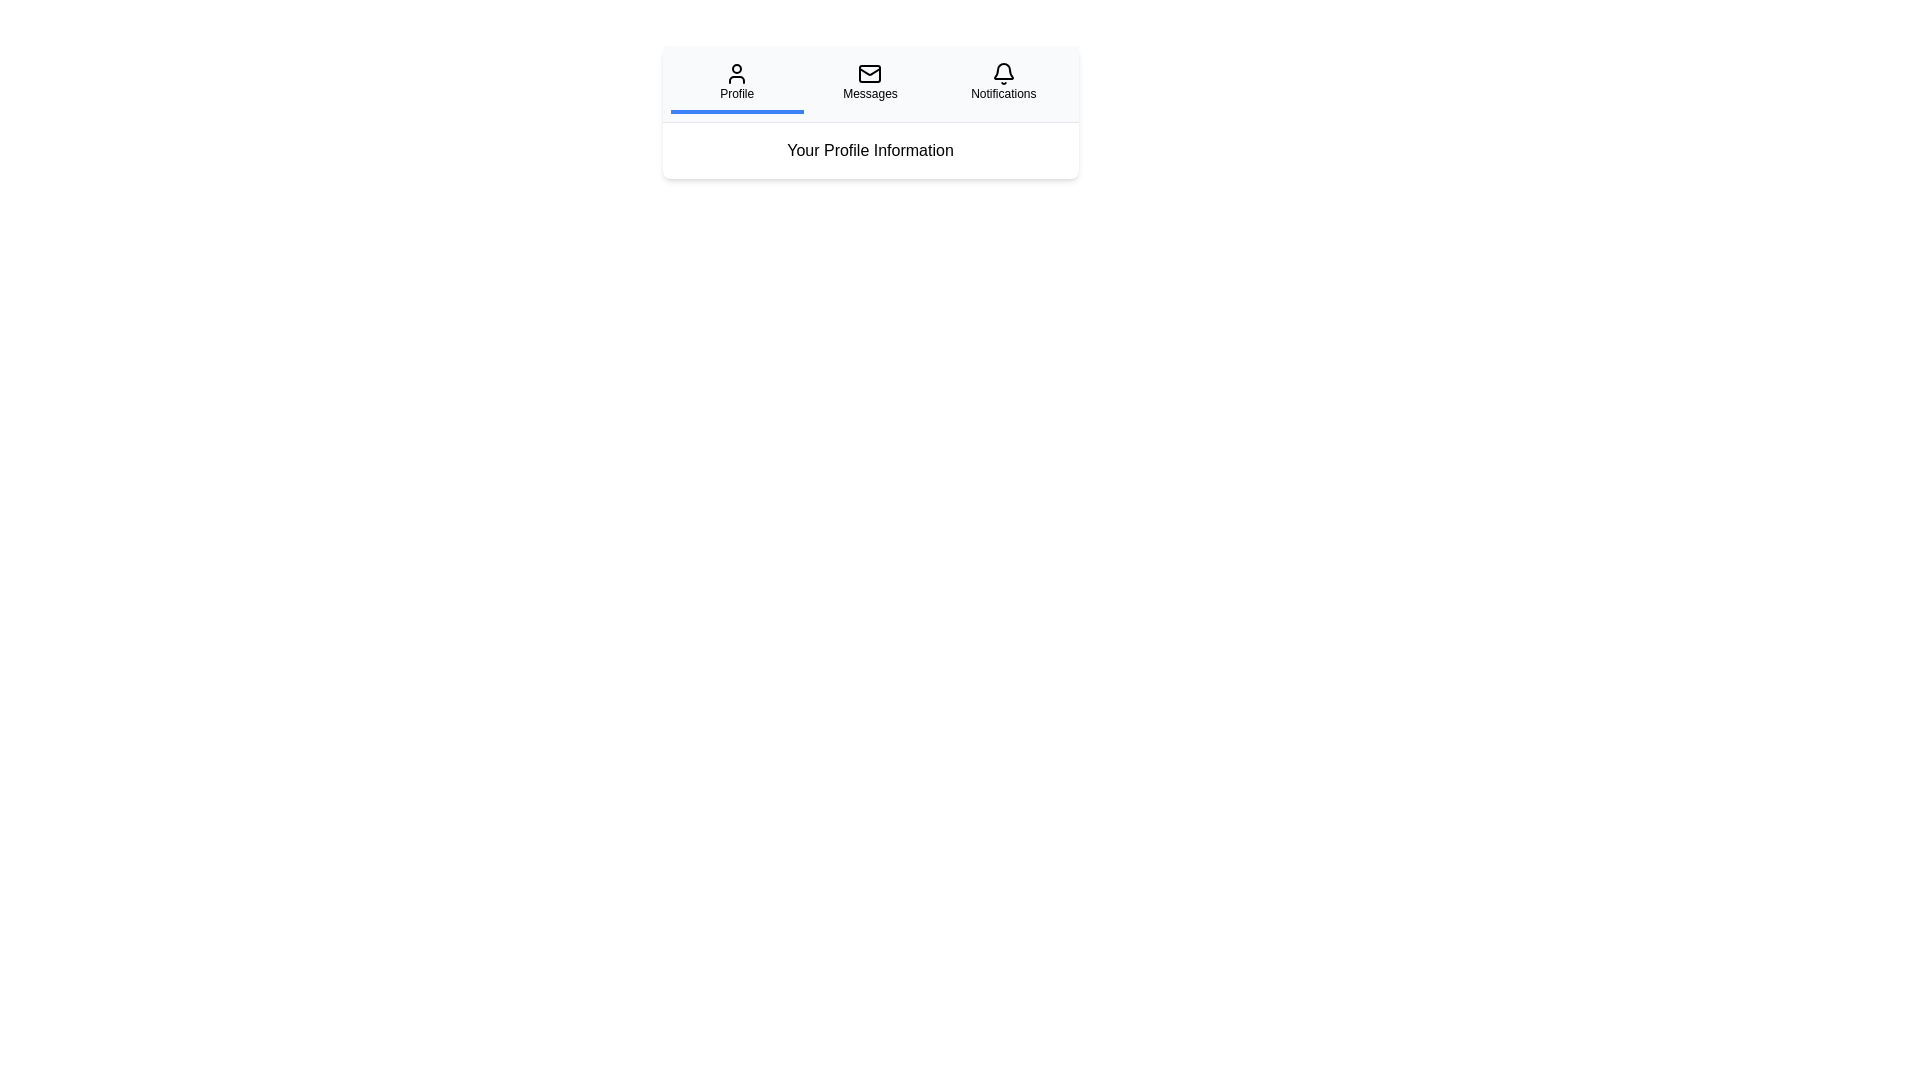 The image size is (1920, 1080). What do you see at coordinates (870, 72) in the screenshot?
I see `the main rectangular body of the envelope icon located in the 'Messages' tab, which is positioned between the 'Profile' and 'Notifications' tabs` at bounding box center [870, 72].